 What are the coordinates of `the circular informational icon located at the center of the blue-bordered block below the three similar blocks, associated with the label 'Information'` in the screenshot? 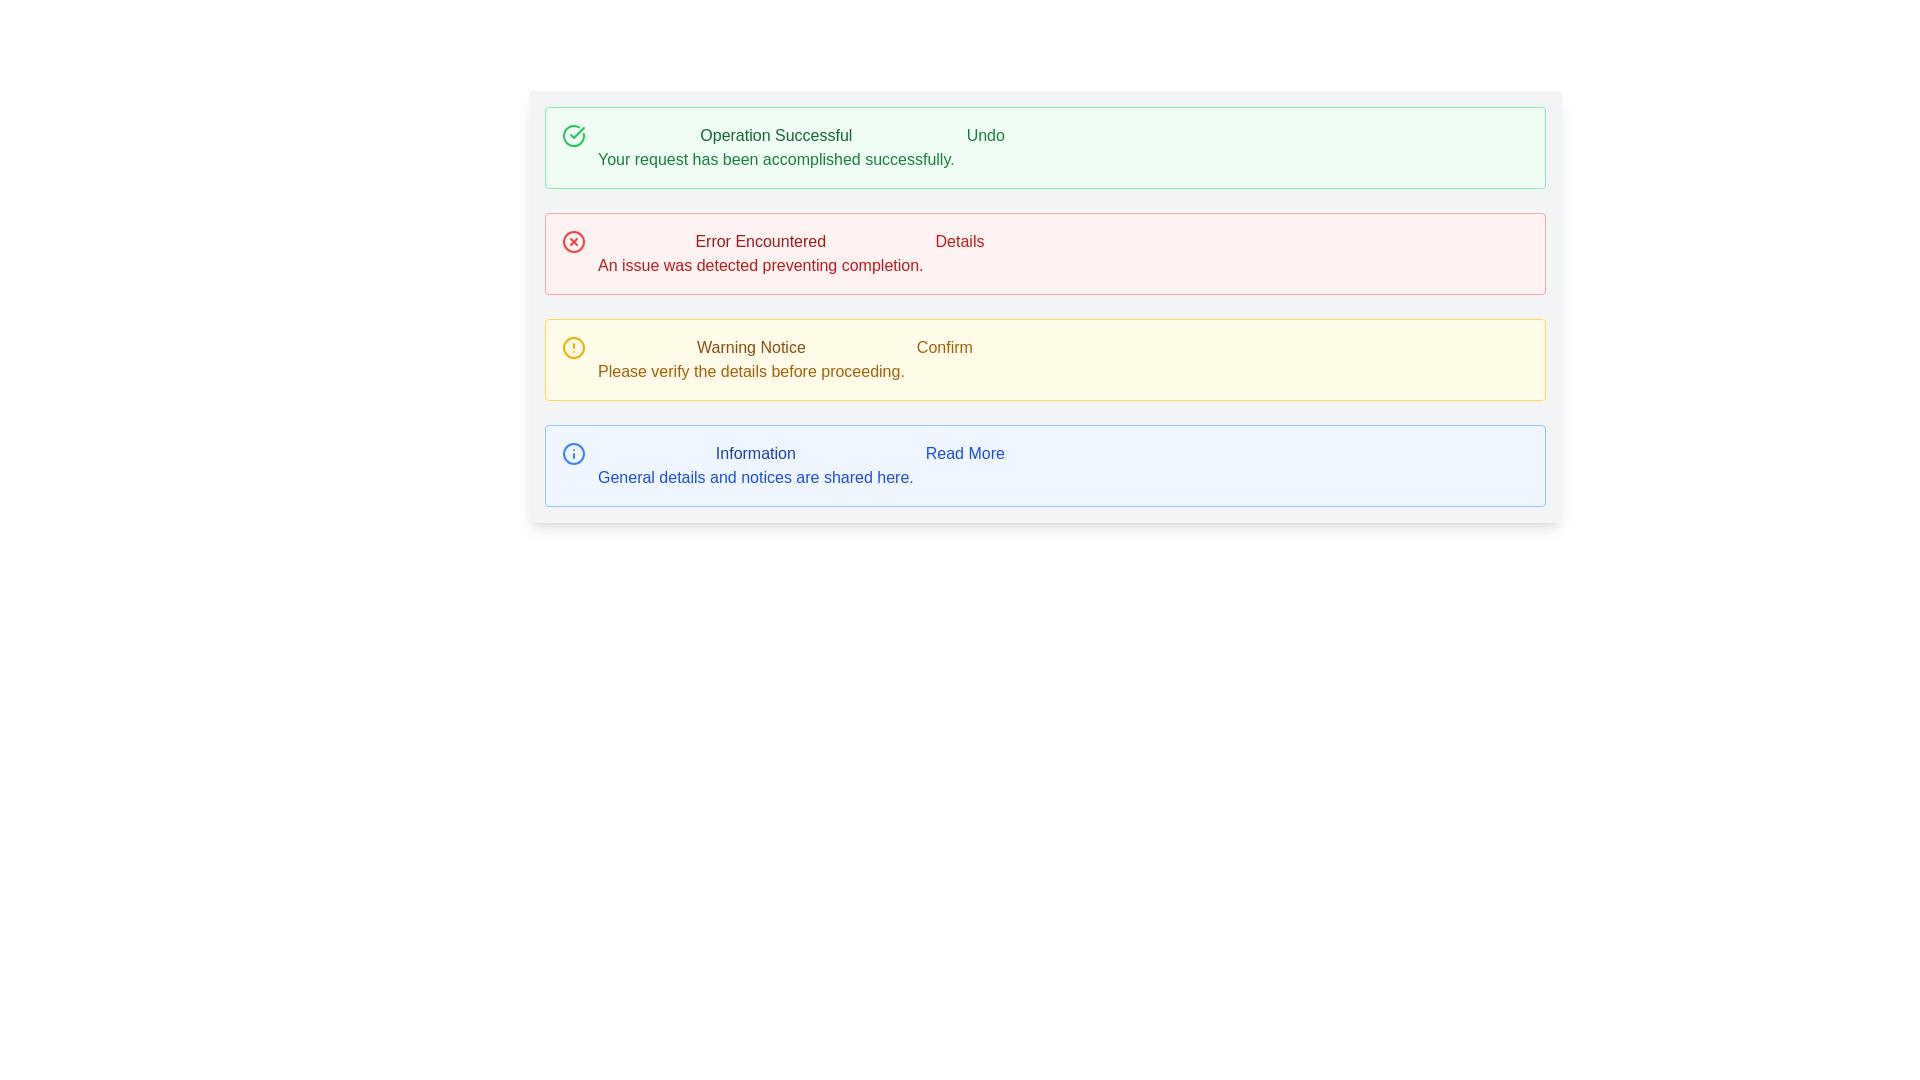 It's located at (573, 454).